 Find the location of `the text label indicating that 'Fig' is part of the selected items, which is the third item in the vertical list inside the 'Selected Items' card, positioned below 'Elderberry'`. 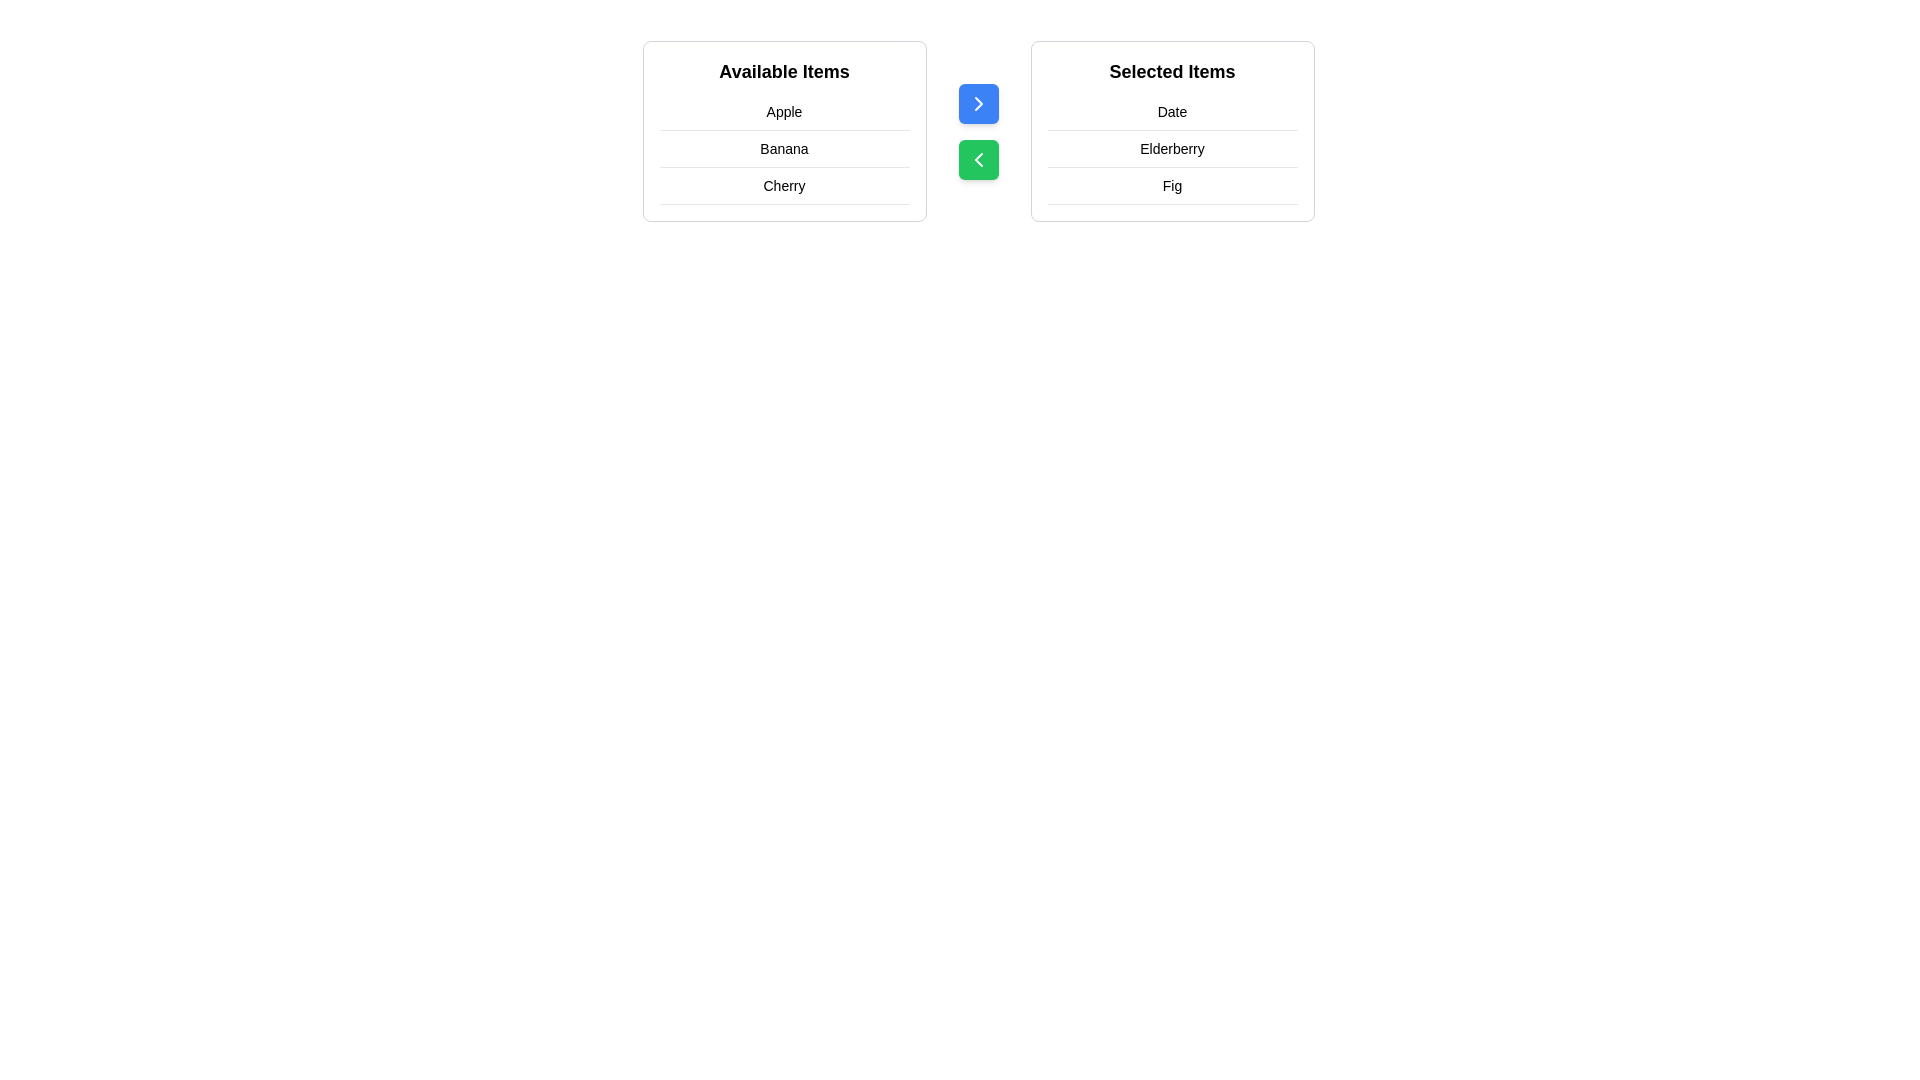

the text label indicating that 'Fig' is part of the selected items, which is the third item in the vertical list inside the 'Selected Items' card, positioned below 'Elderberry' is located at coordinates (1172, 186).